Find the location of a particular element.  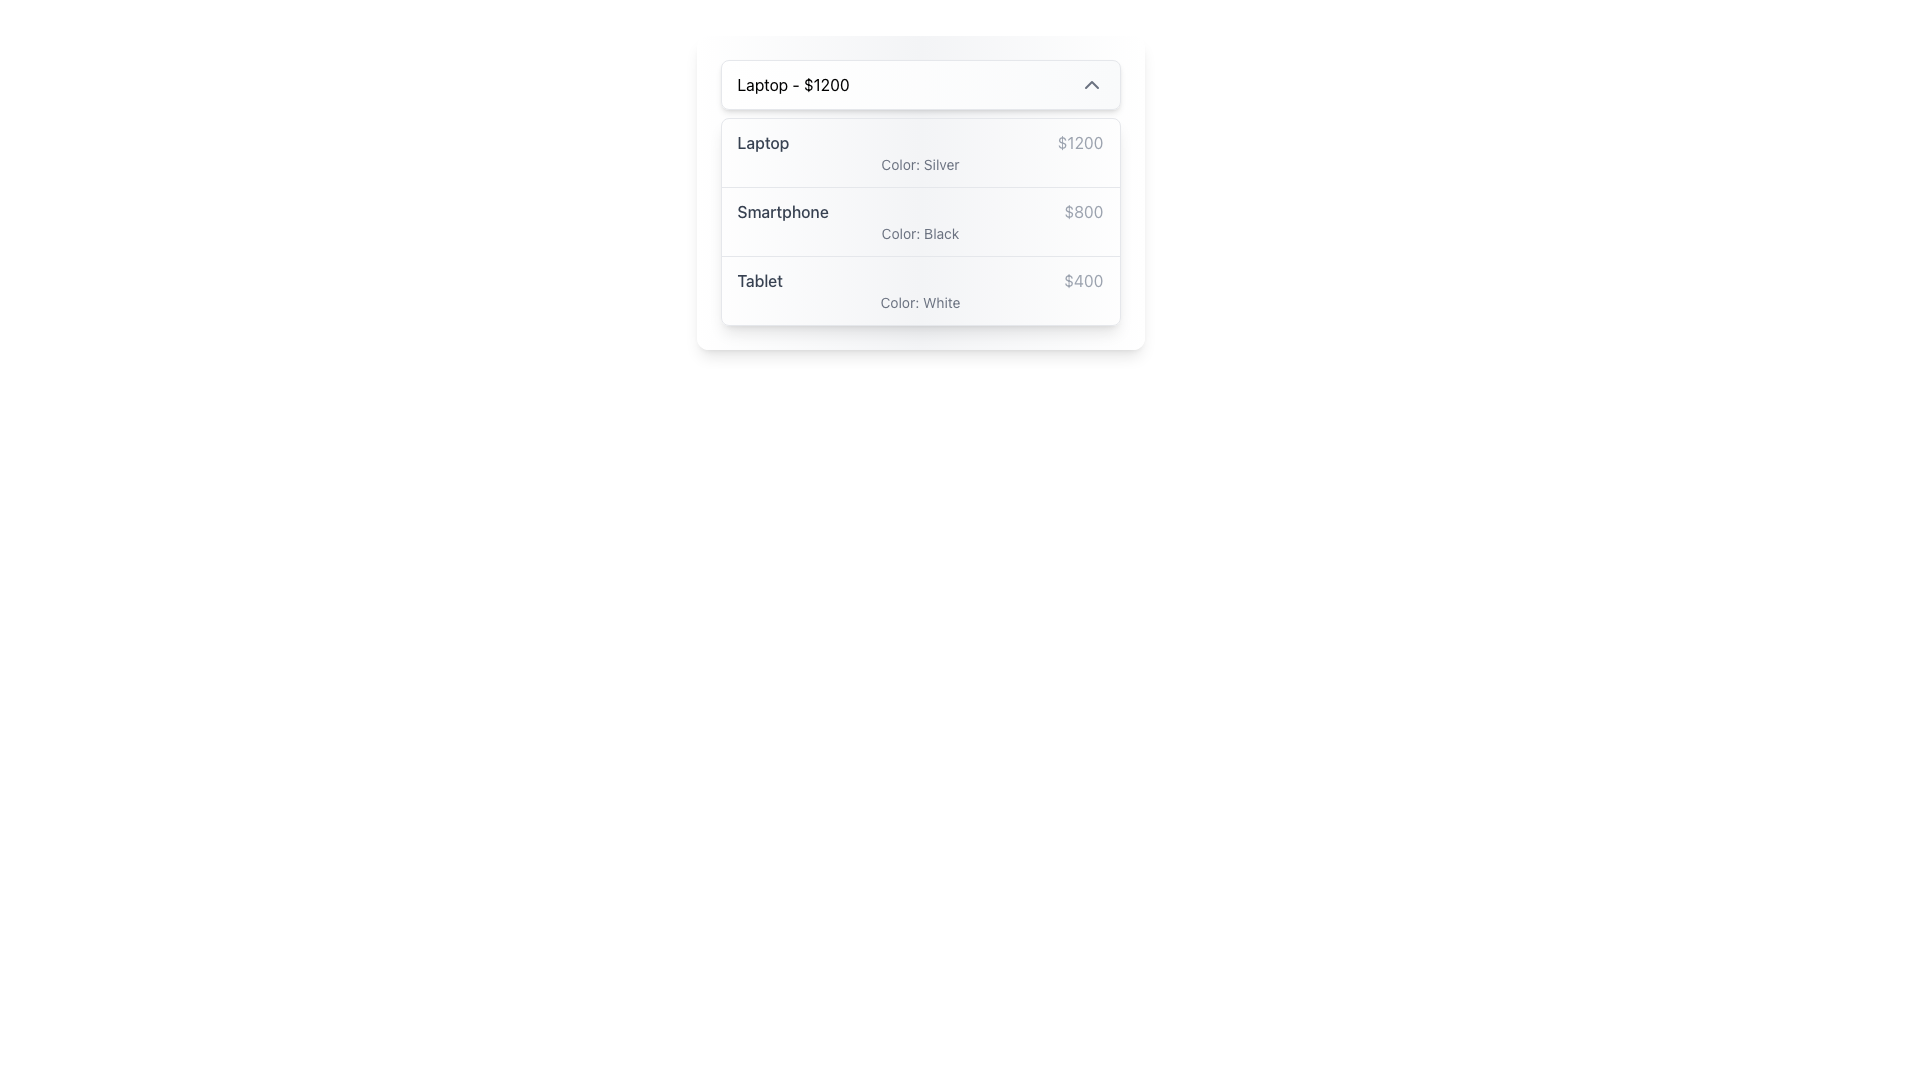

the upward-facing chevron icon located to the right of the text 'Laptop - $1200' is located at coordinates (1090, 83).